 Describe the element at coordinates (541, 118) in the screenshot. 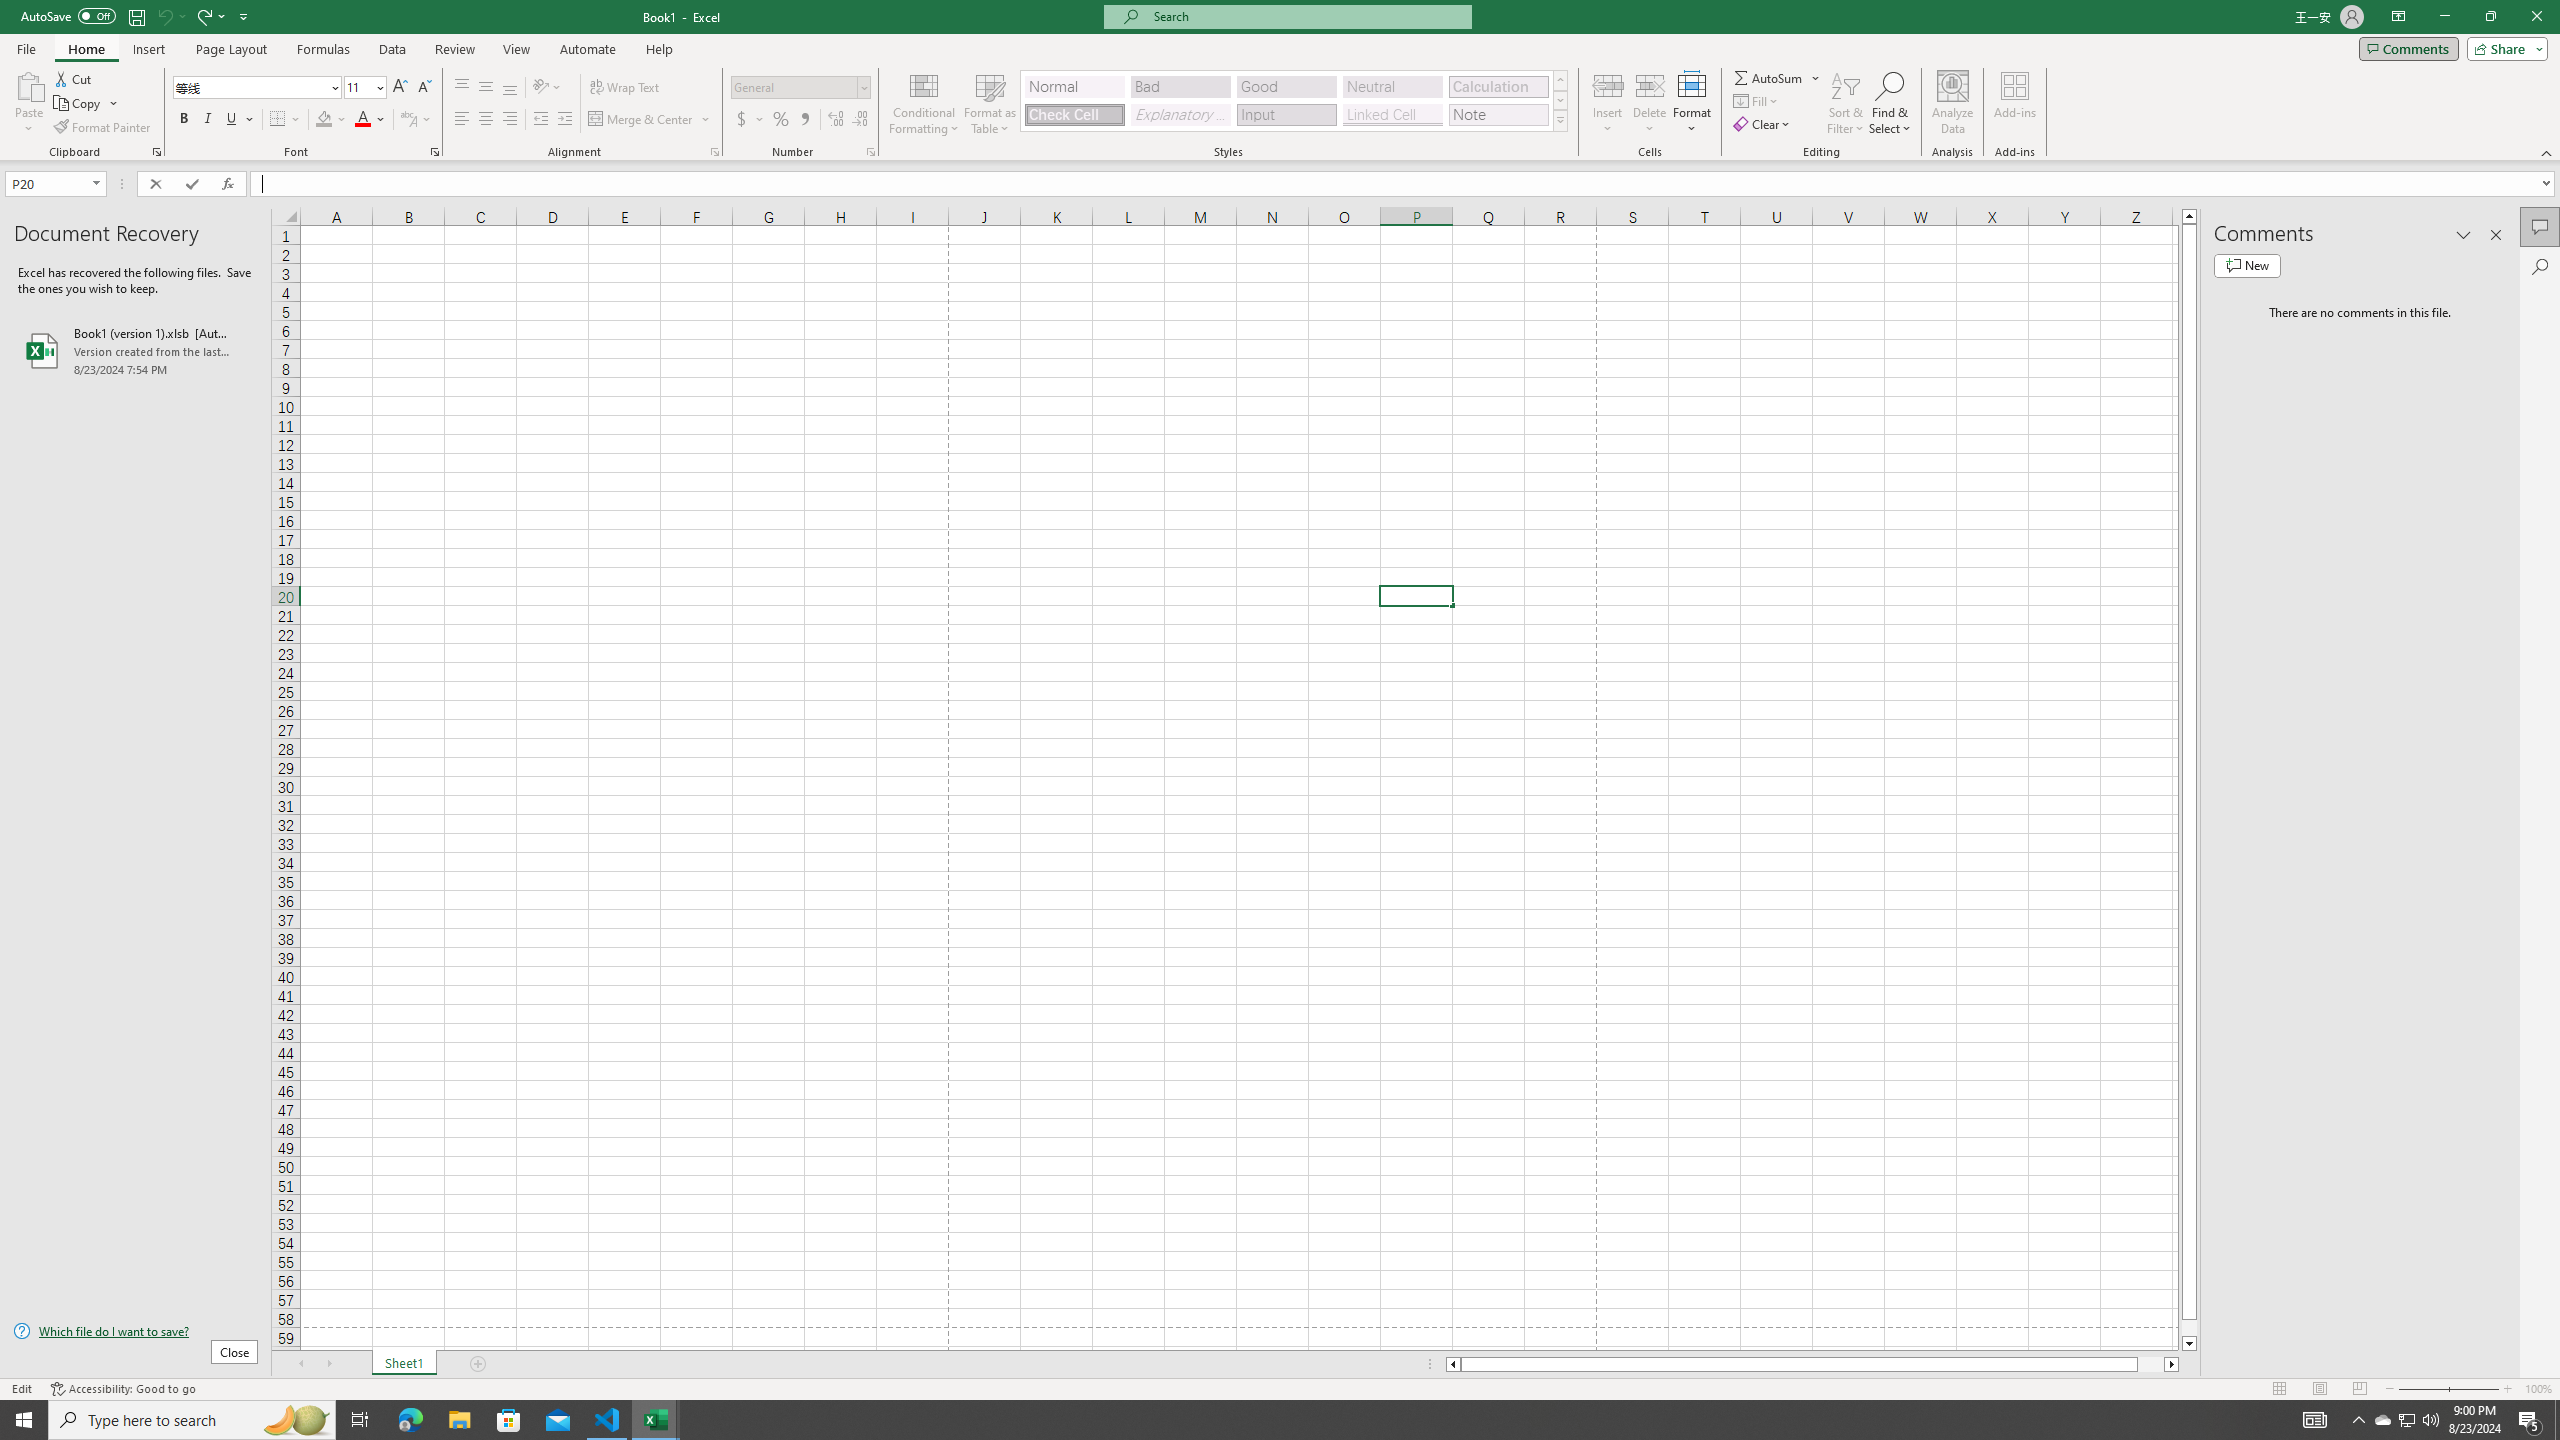

I see `'Decrease Indent'` at that location.